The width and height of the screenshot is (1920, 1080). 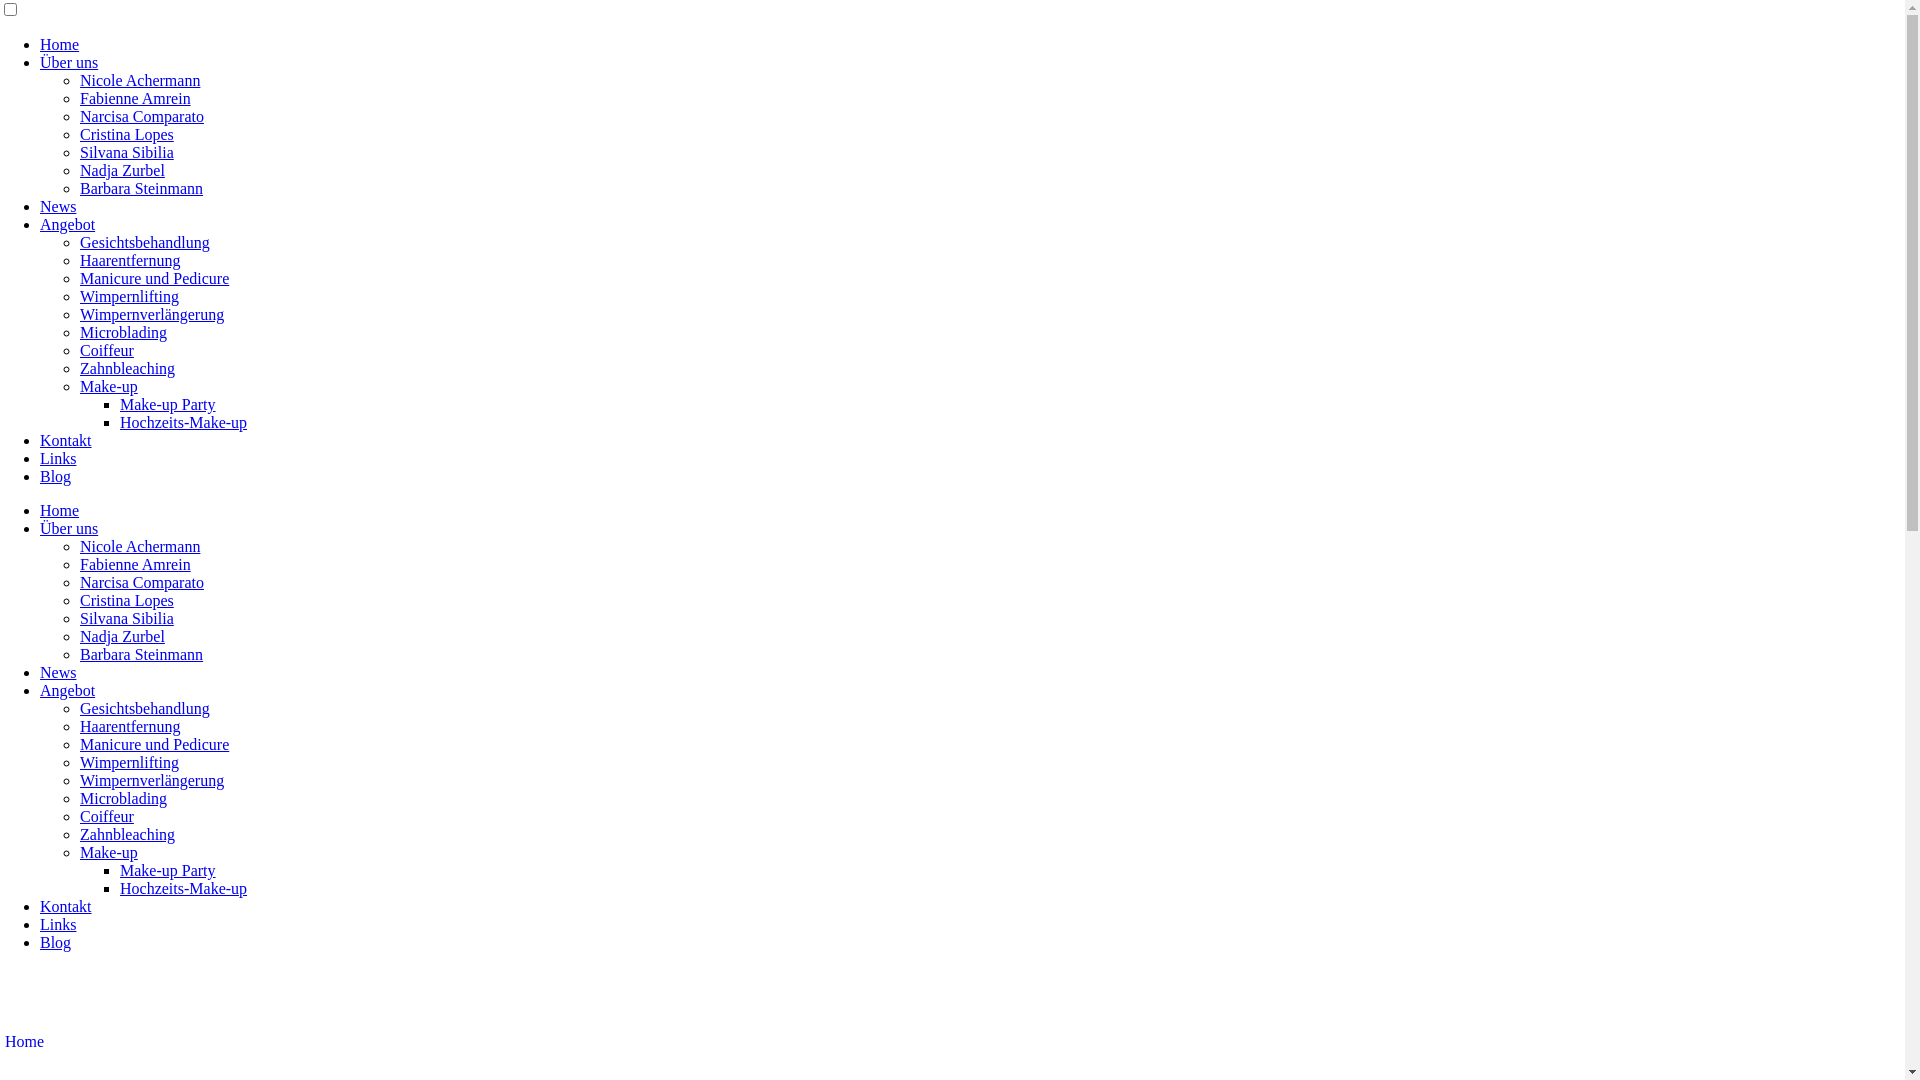 I want to click on 'Microblading', so click(x=80, y=331).